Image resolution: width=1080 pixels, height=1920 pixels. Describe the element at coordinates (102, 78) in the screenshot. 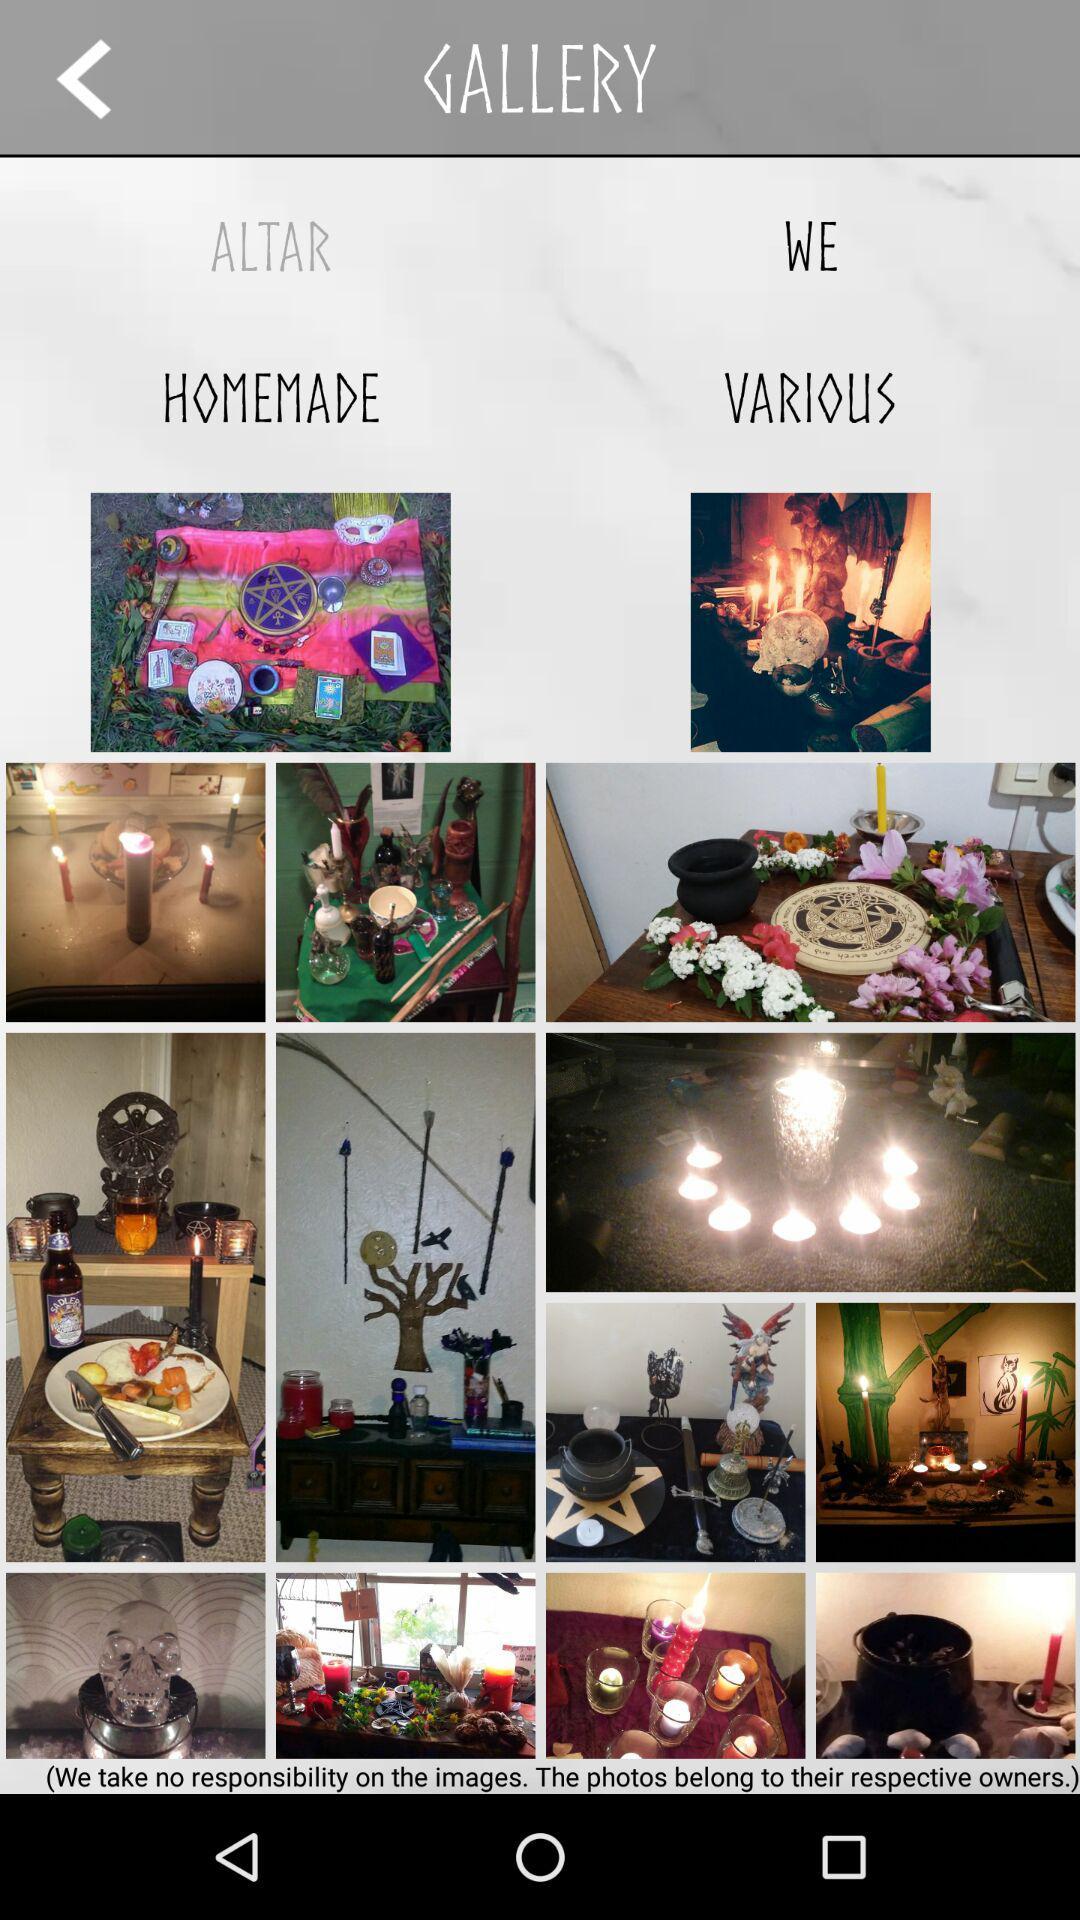

I see `the icon above the altar` at that location.